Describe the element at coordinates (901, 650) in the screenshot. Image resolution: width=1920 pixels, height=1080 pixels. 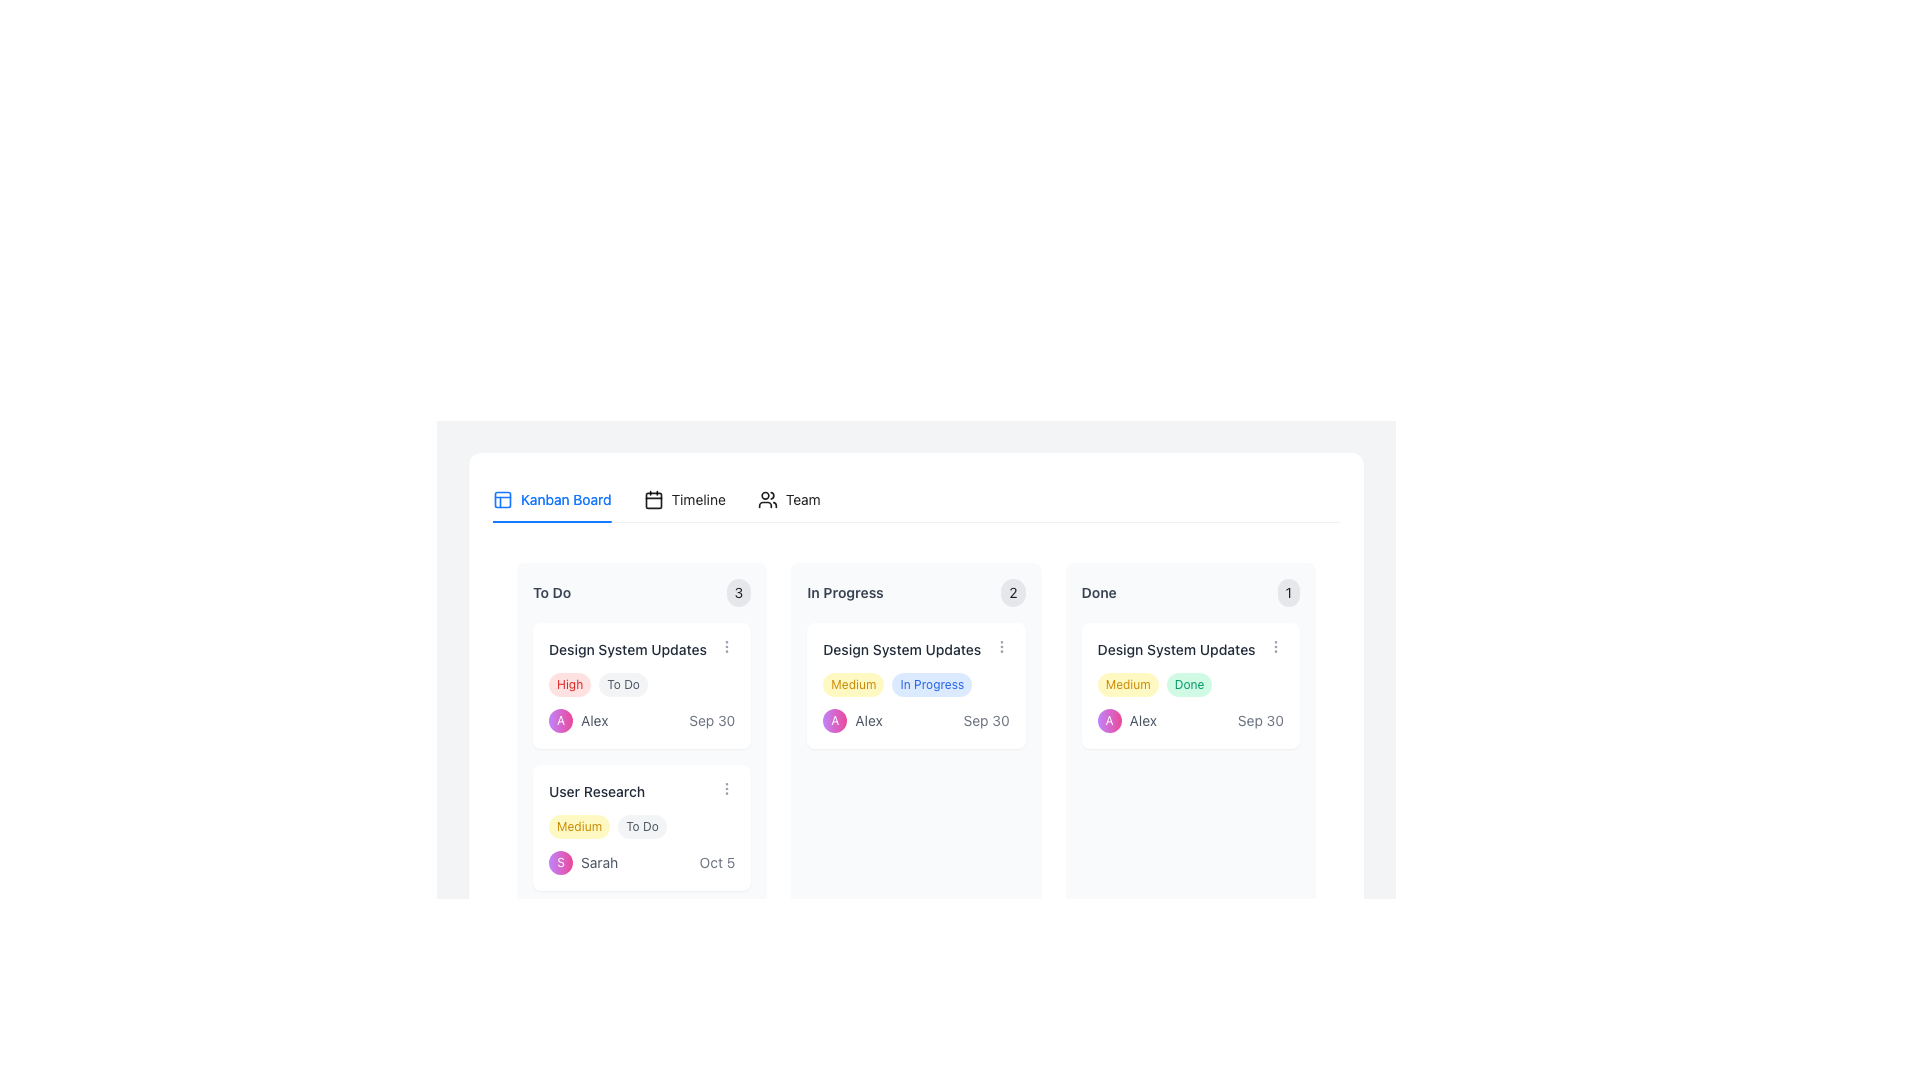
I see `the primary text label that identifies the top task in the 'In Progress' column of the Kanban board` at that location.